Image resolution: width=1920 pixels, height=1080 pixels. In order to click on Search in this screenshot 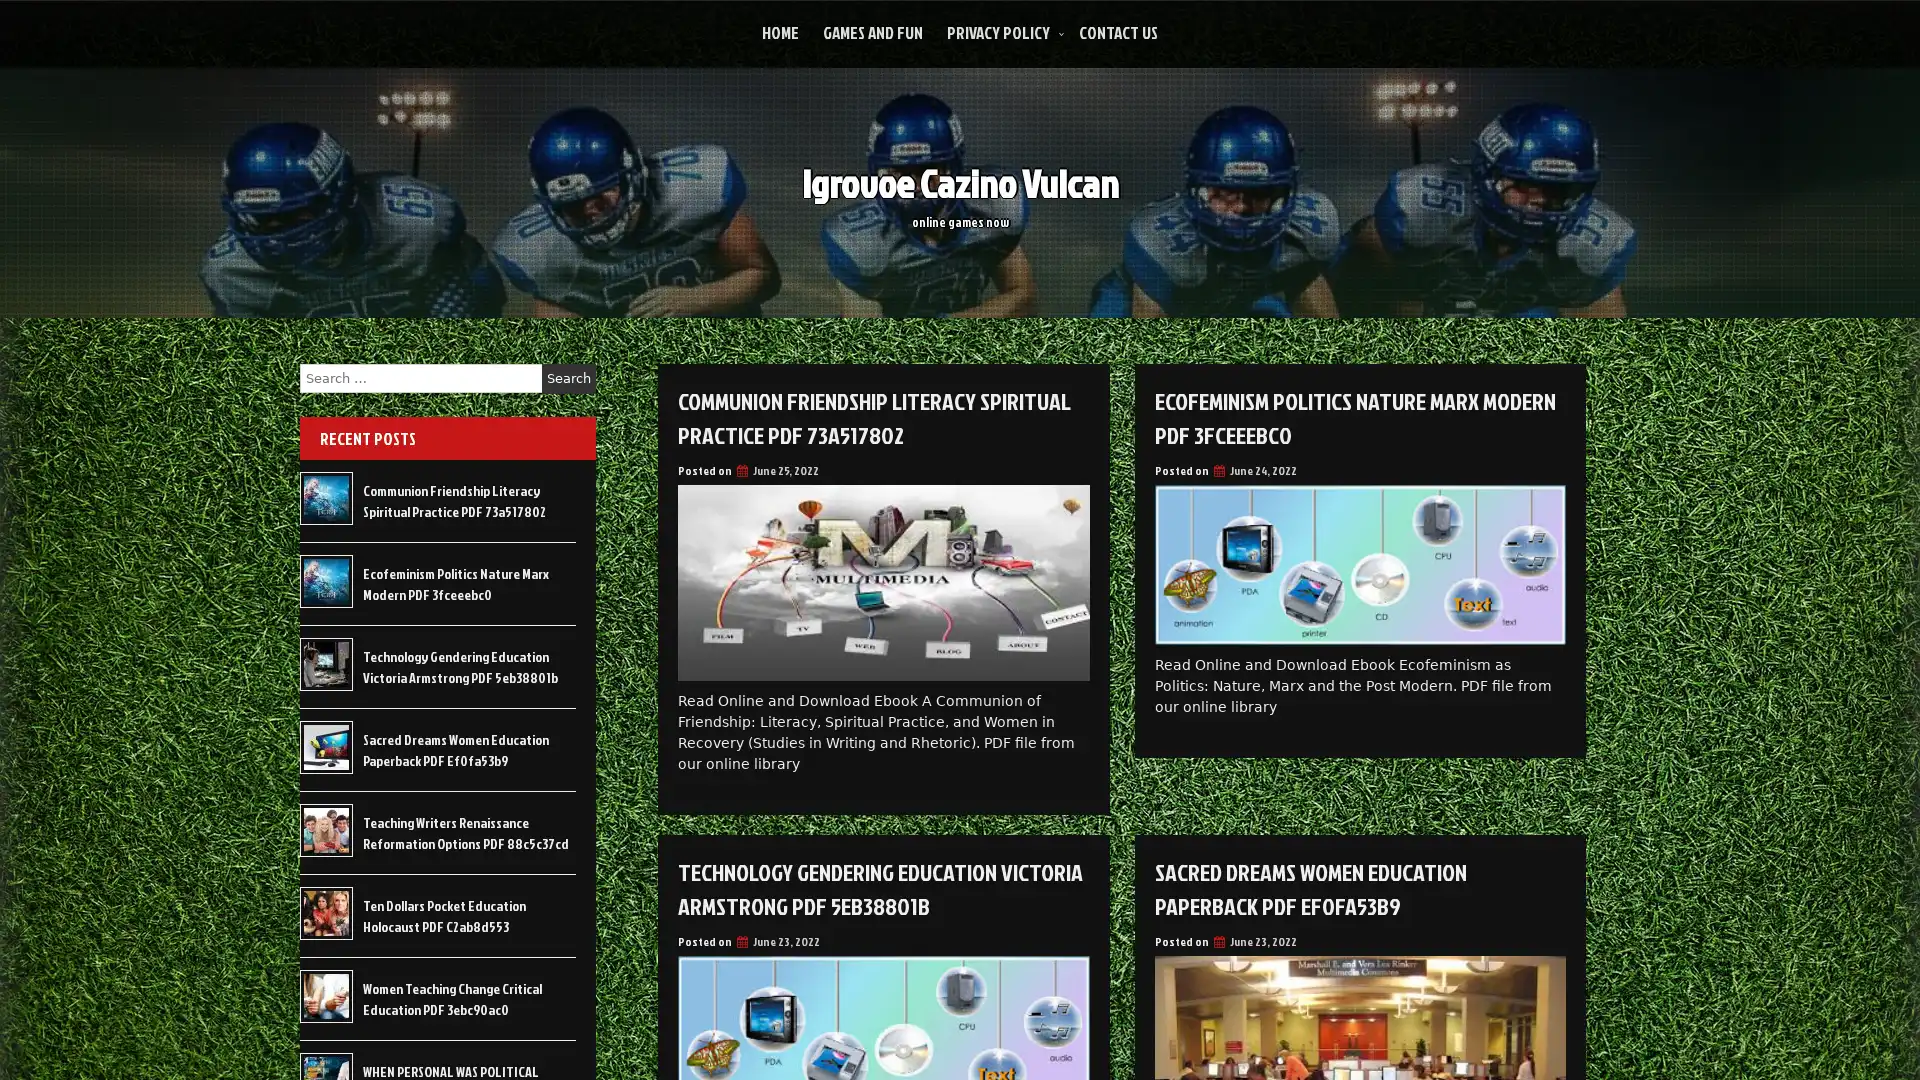, I will do `click(568, 378)`.